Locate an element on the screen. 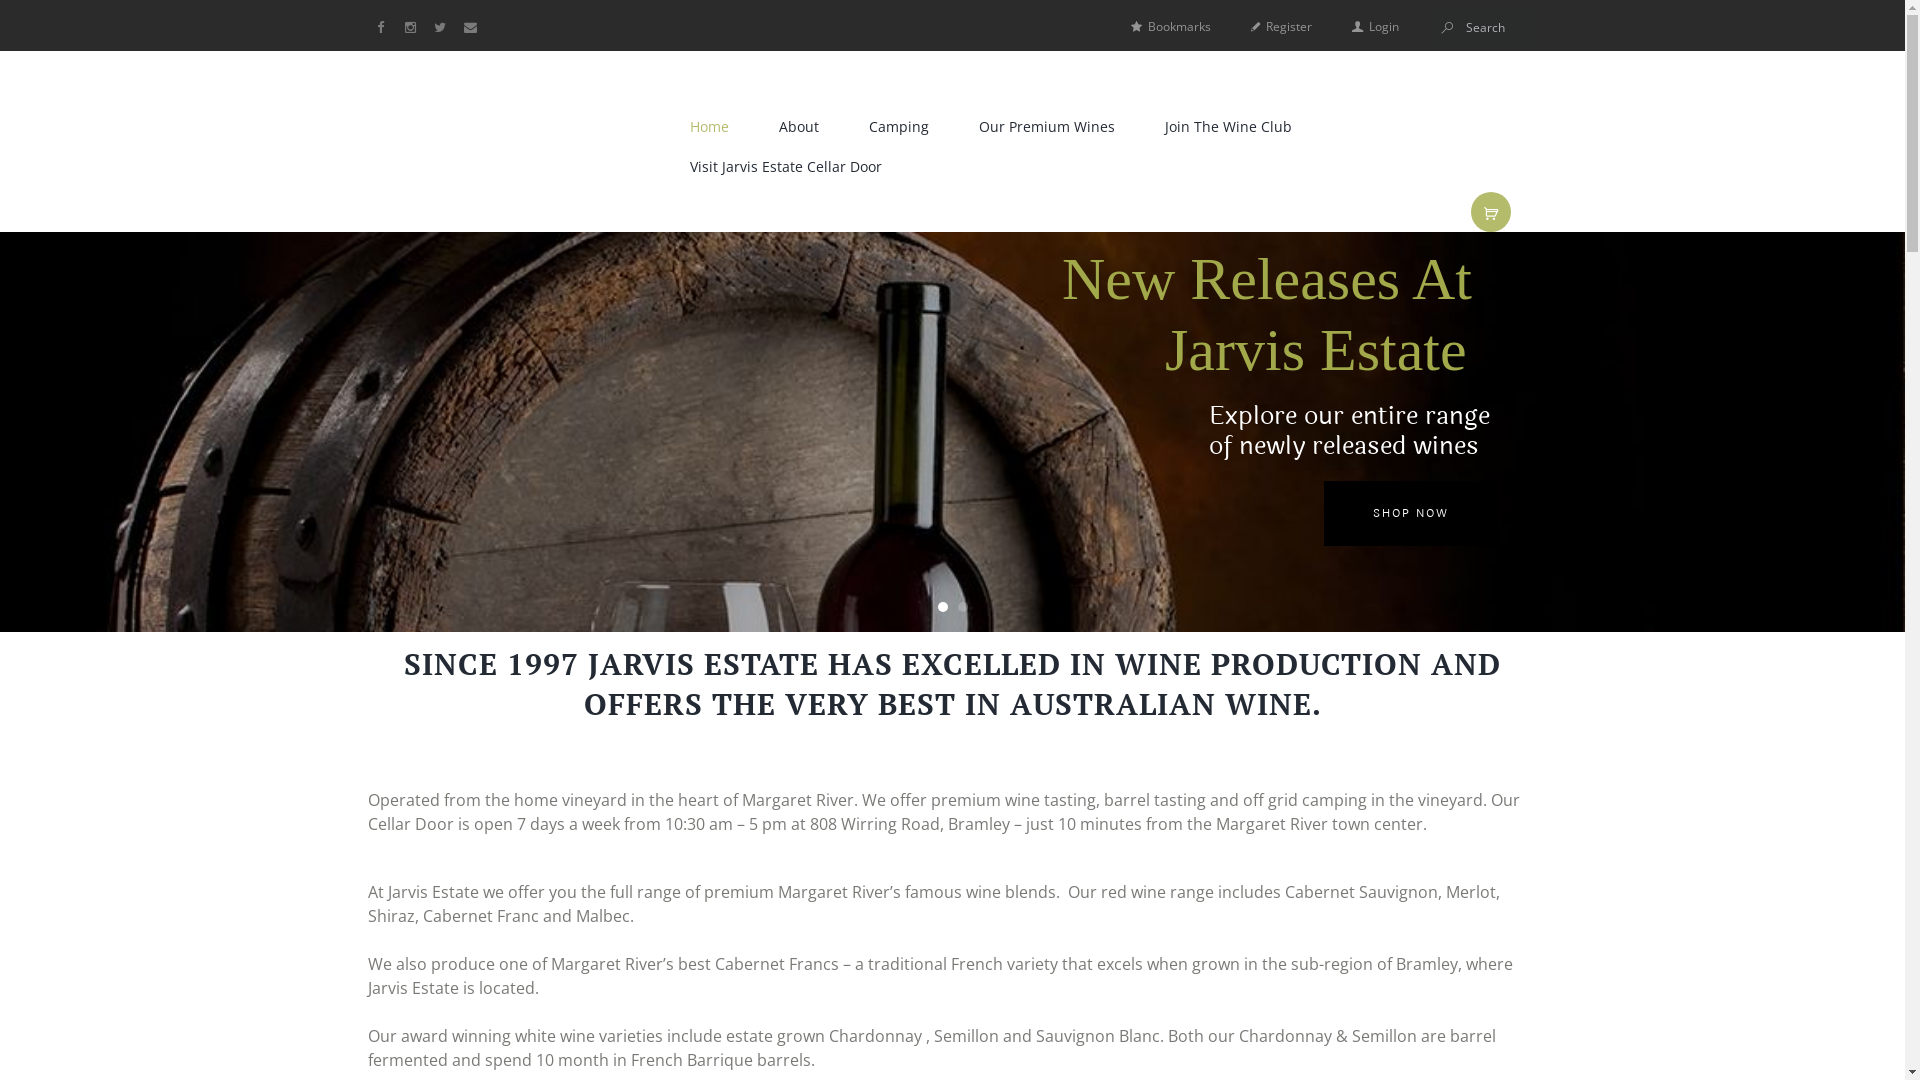 Image resolution: width=1920 pixels, height=1080 pixels. 'Bookmarks' is located at coordinates (1170, 27).